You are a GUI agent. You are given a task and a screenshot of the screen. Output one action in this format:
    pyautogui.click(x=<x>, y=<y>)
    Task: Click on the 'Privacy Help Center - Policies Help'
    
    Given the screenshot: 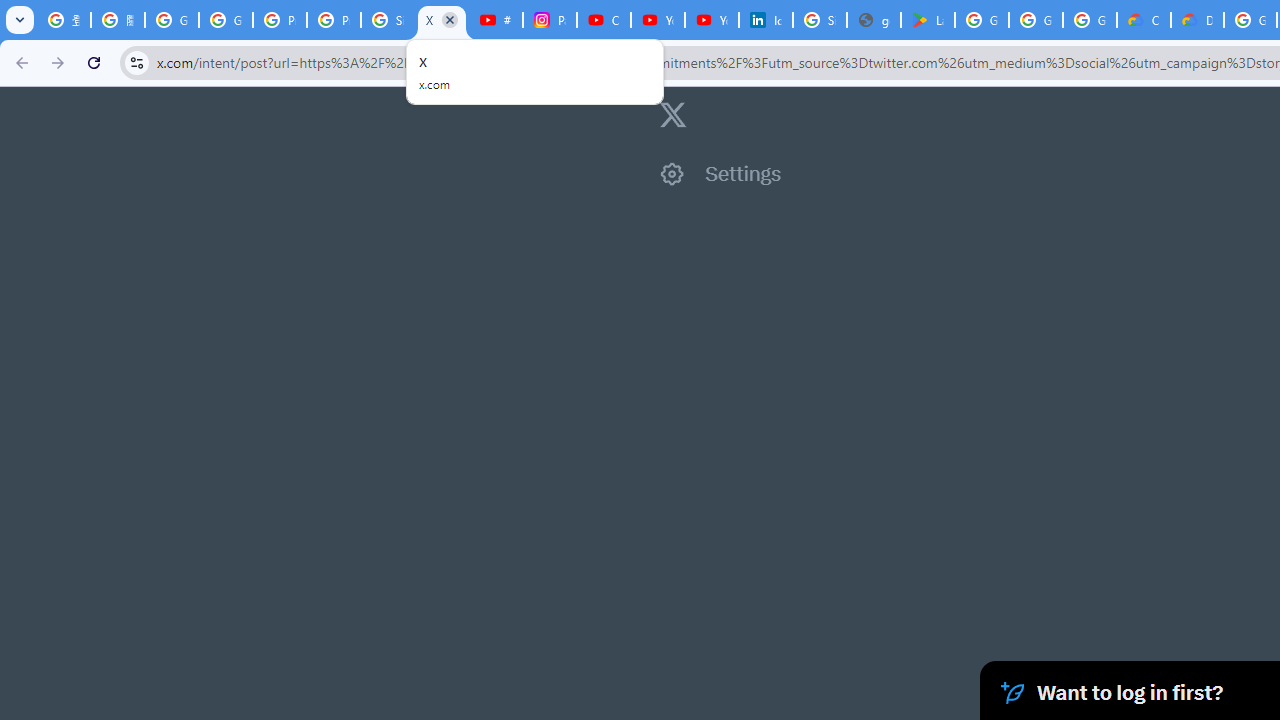 What is the action you would take?
    pyautogui.click(x=334, y=20)
    